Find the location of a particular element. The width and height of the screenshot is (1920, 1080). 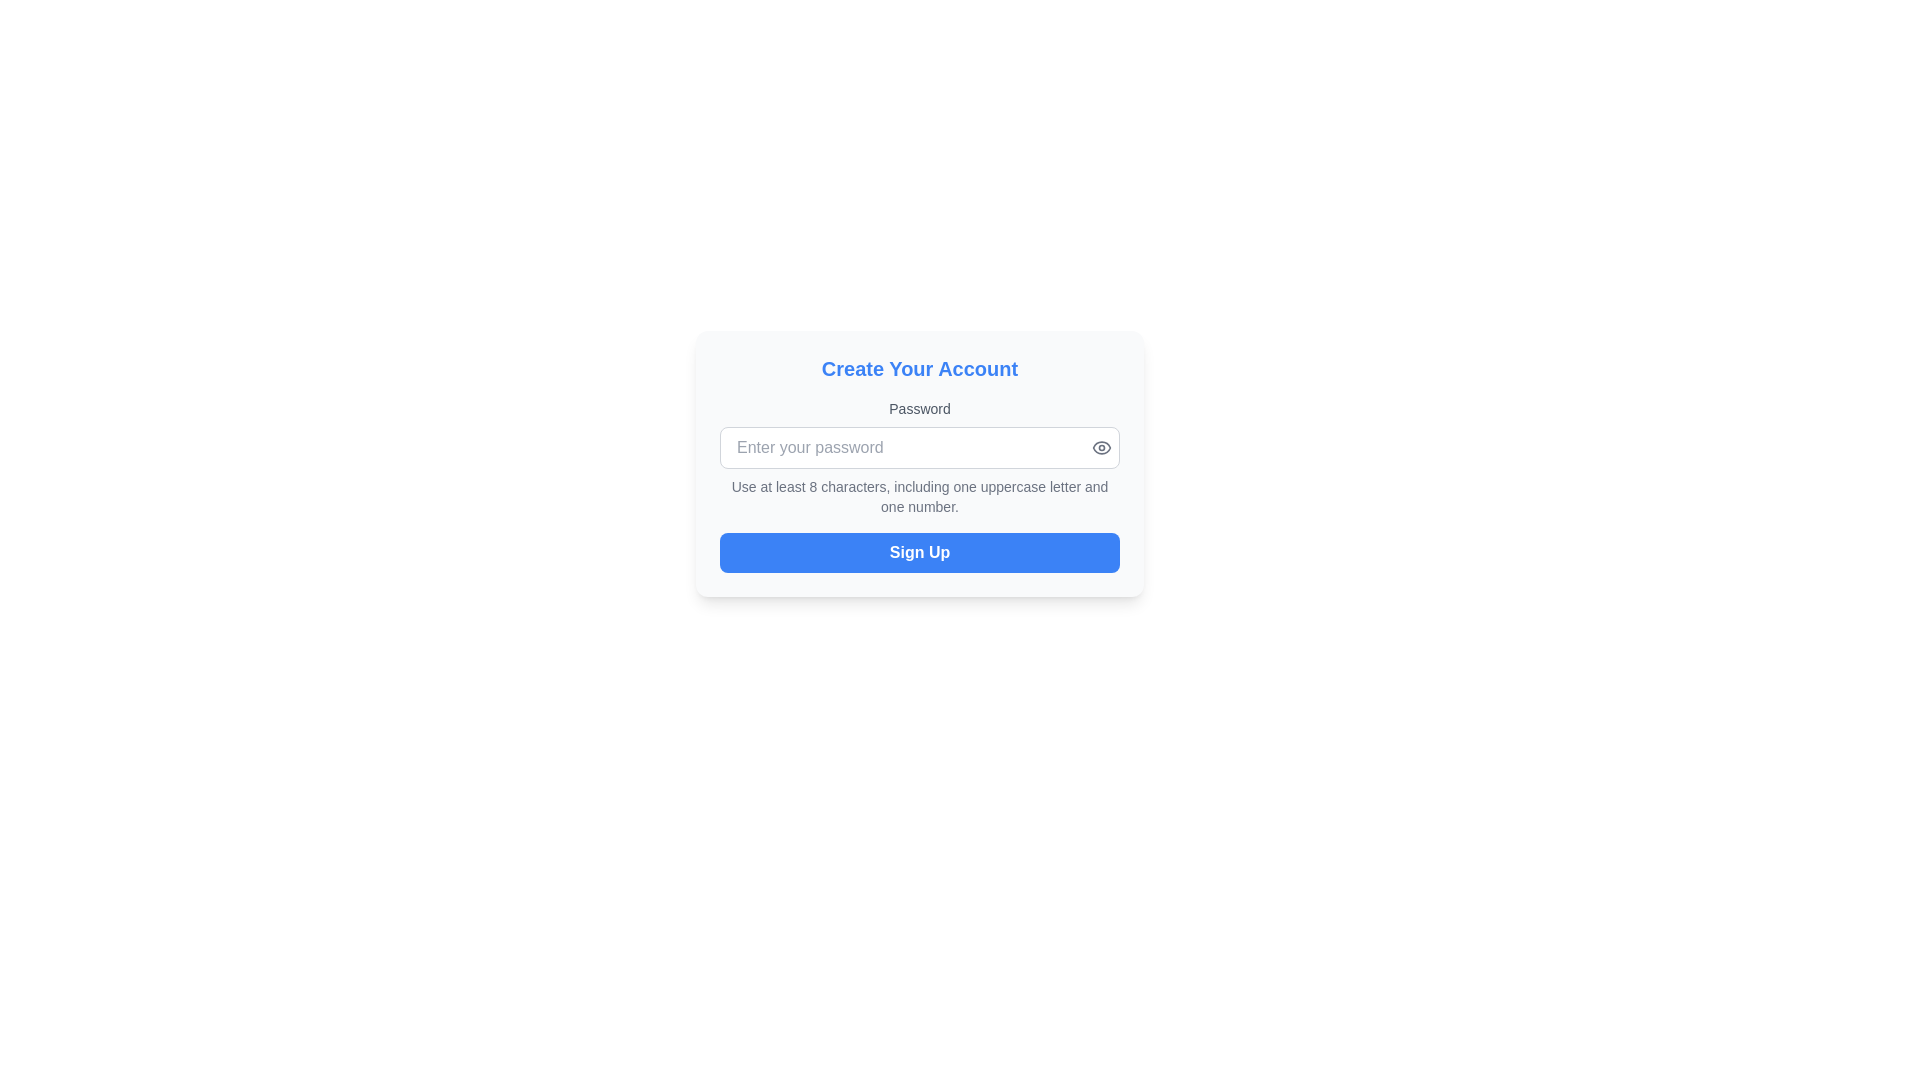

the bright blue 'Sign Up' button with bold white text located at the bottom of the 'Create Your Account' form is located at coordinates (919, 552).